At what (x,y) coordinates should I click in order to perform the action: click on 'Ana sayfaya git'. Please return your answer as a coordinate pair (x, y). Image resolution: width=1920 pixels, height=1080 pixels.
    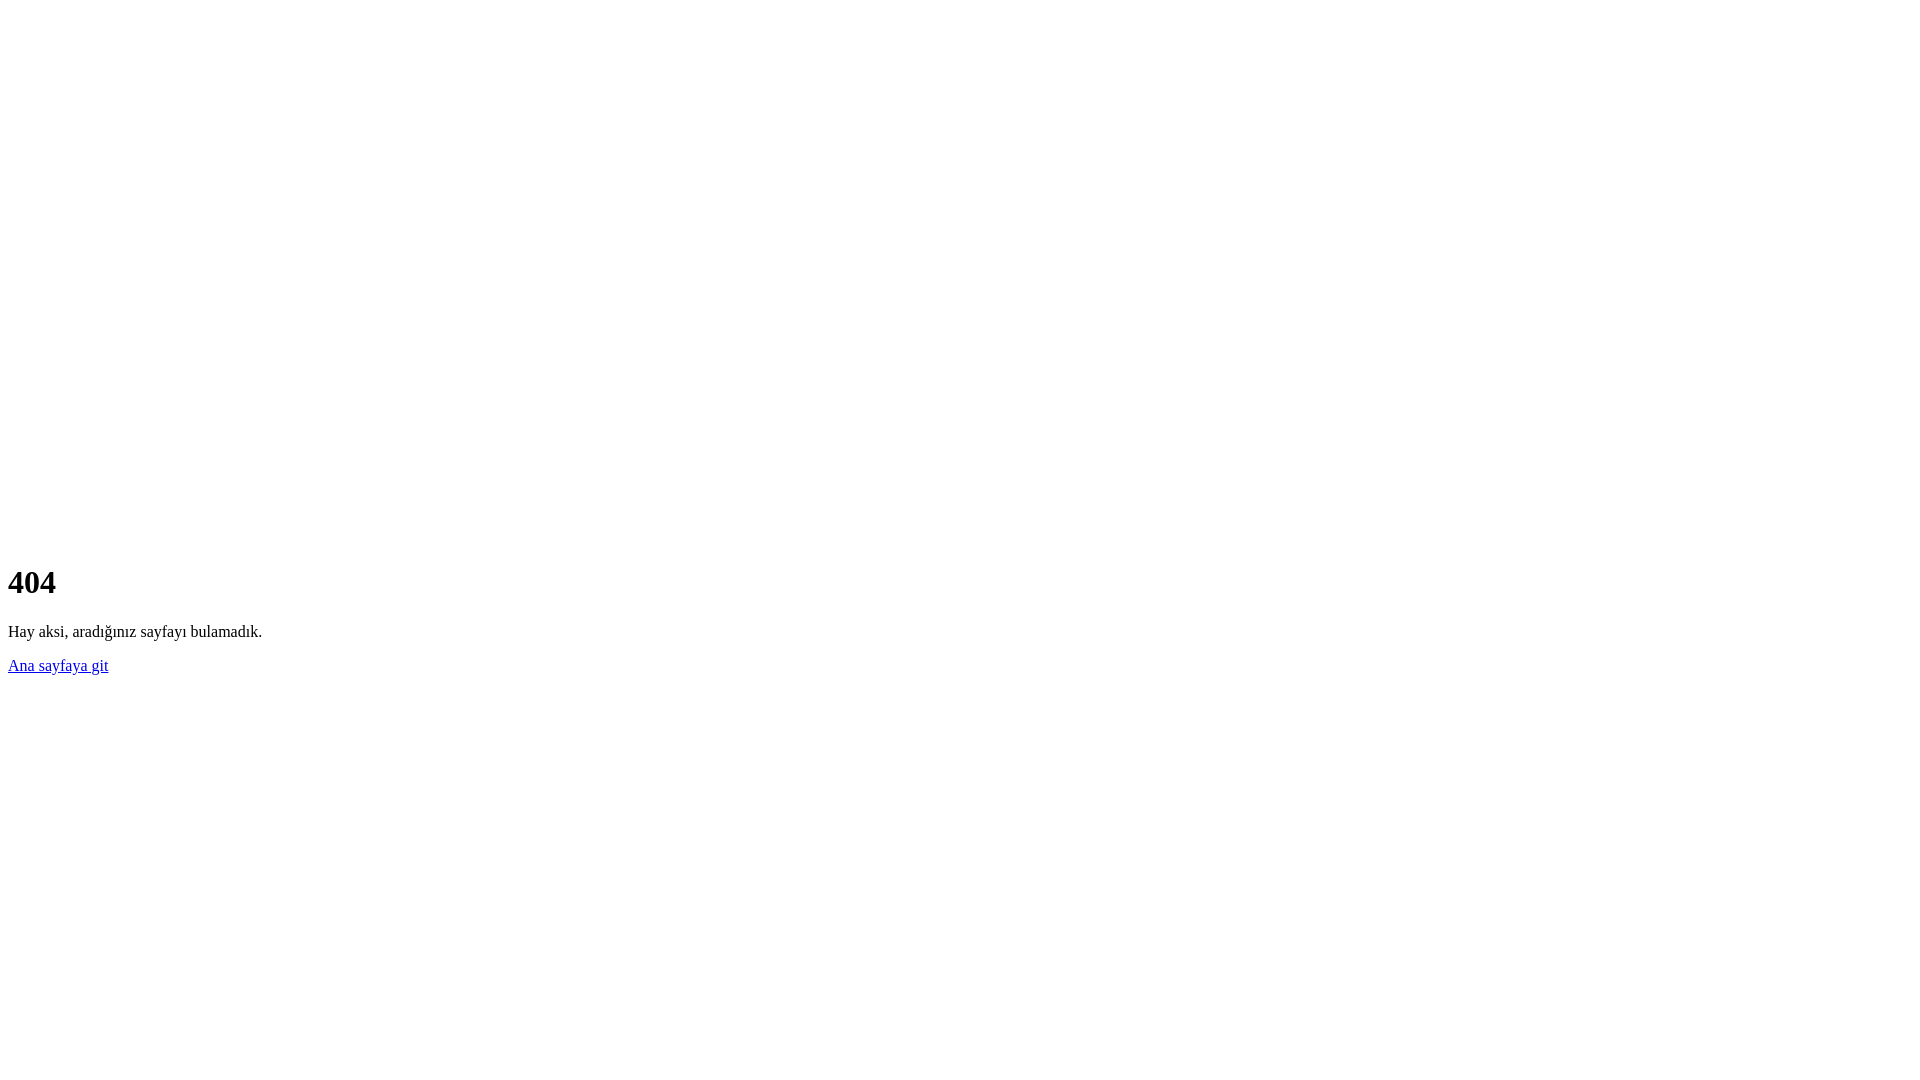
    Looking at the image, I should click on (57, 665).